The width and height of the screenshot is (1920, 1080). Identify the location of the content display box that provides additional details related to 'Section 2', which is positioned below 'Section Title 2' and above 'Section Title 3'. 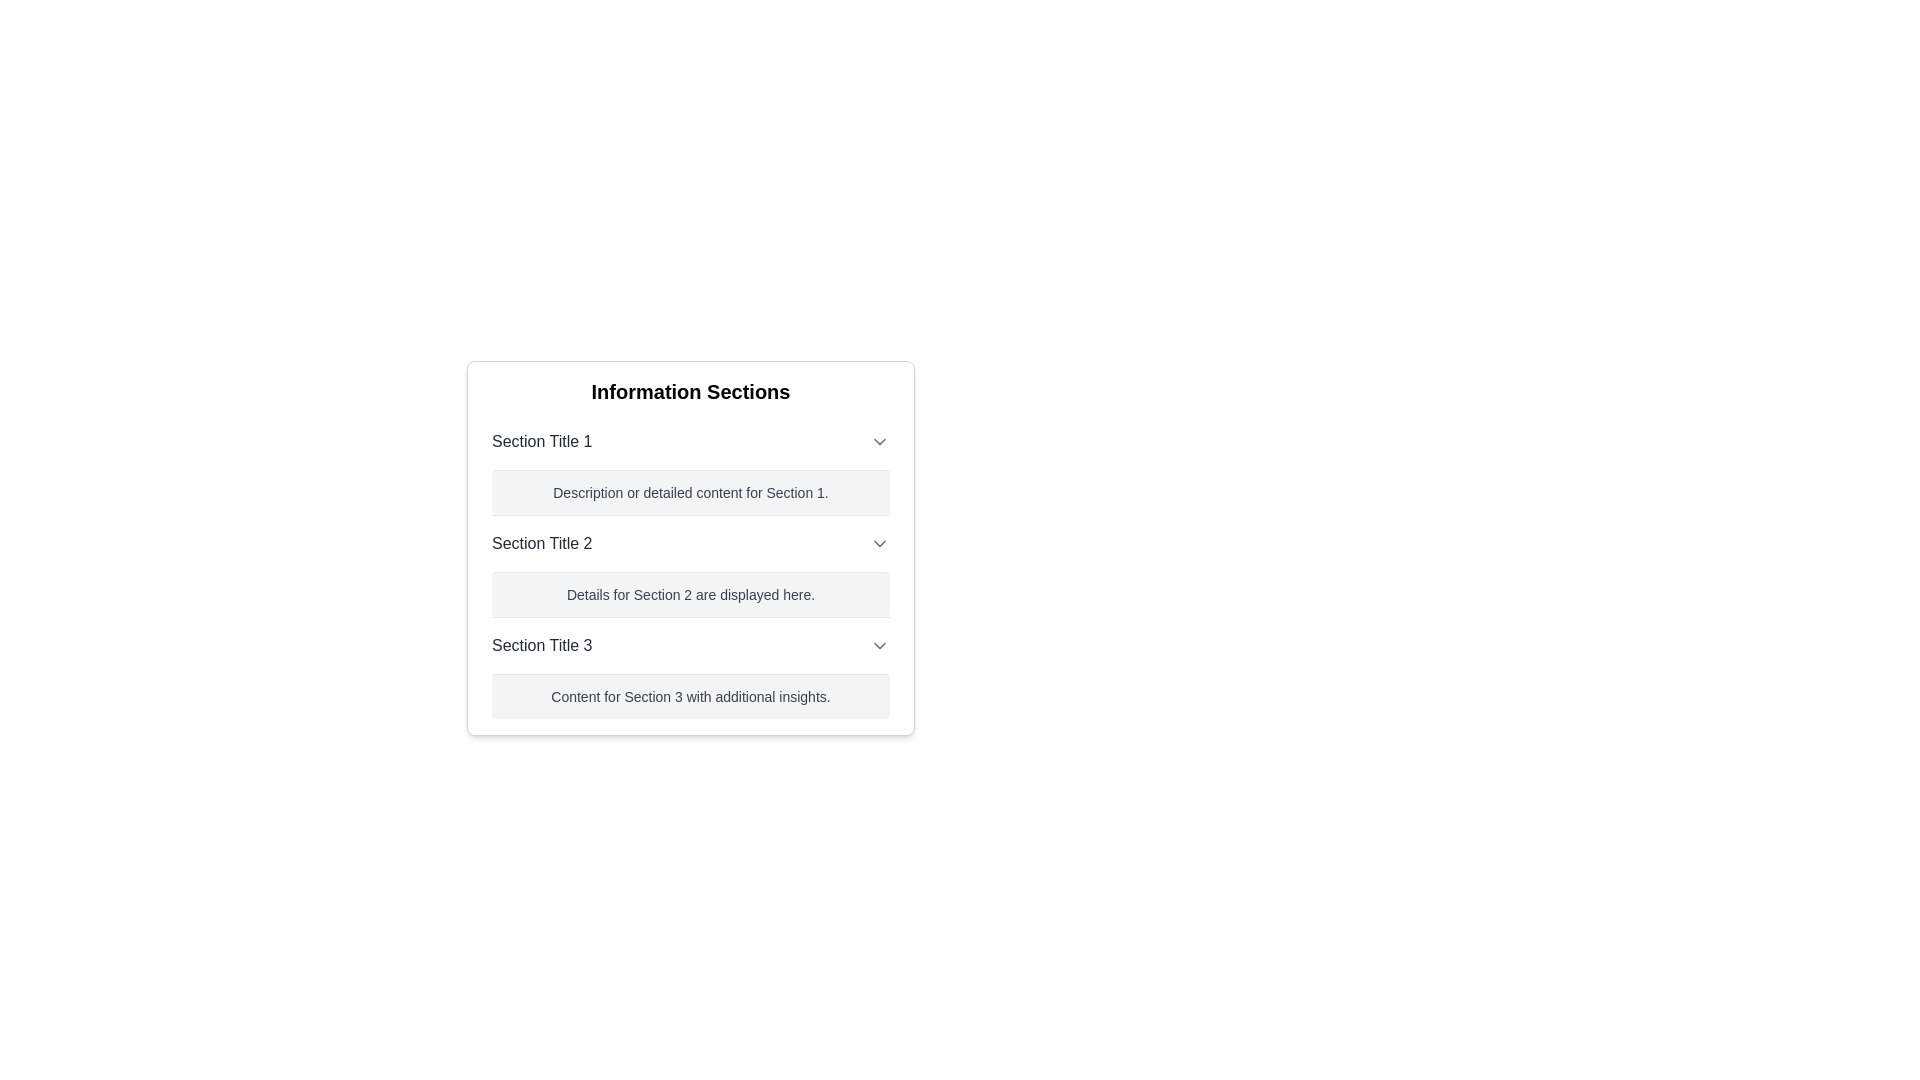
(691, 593).